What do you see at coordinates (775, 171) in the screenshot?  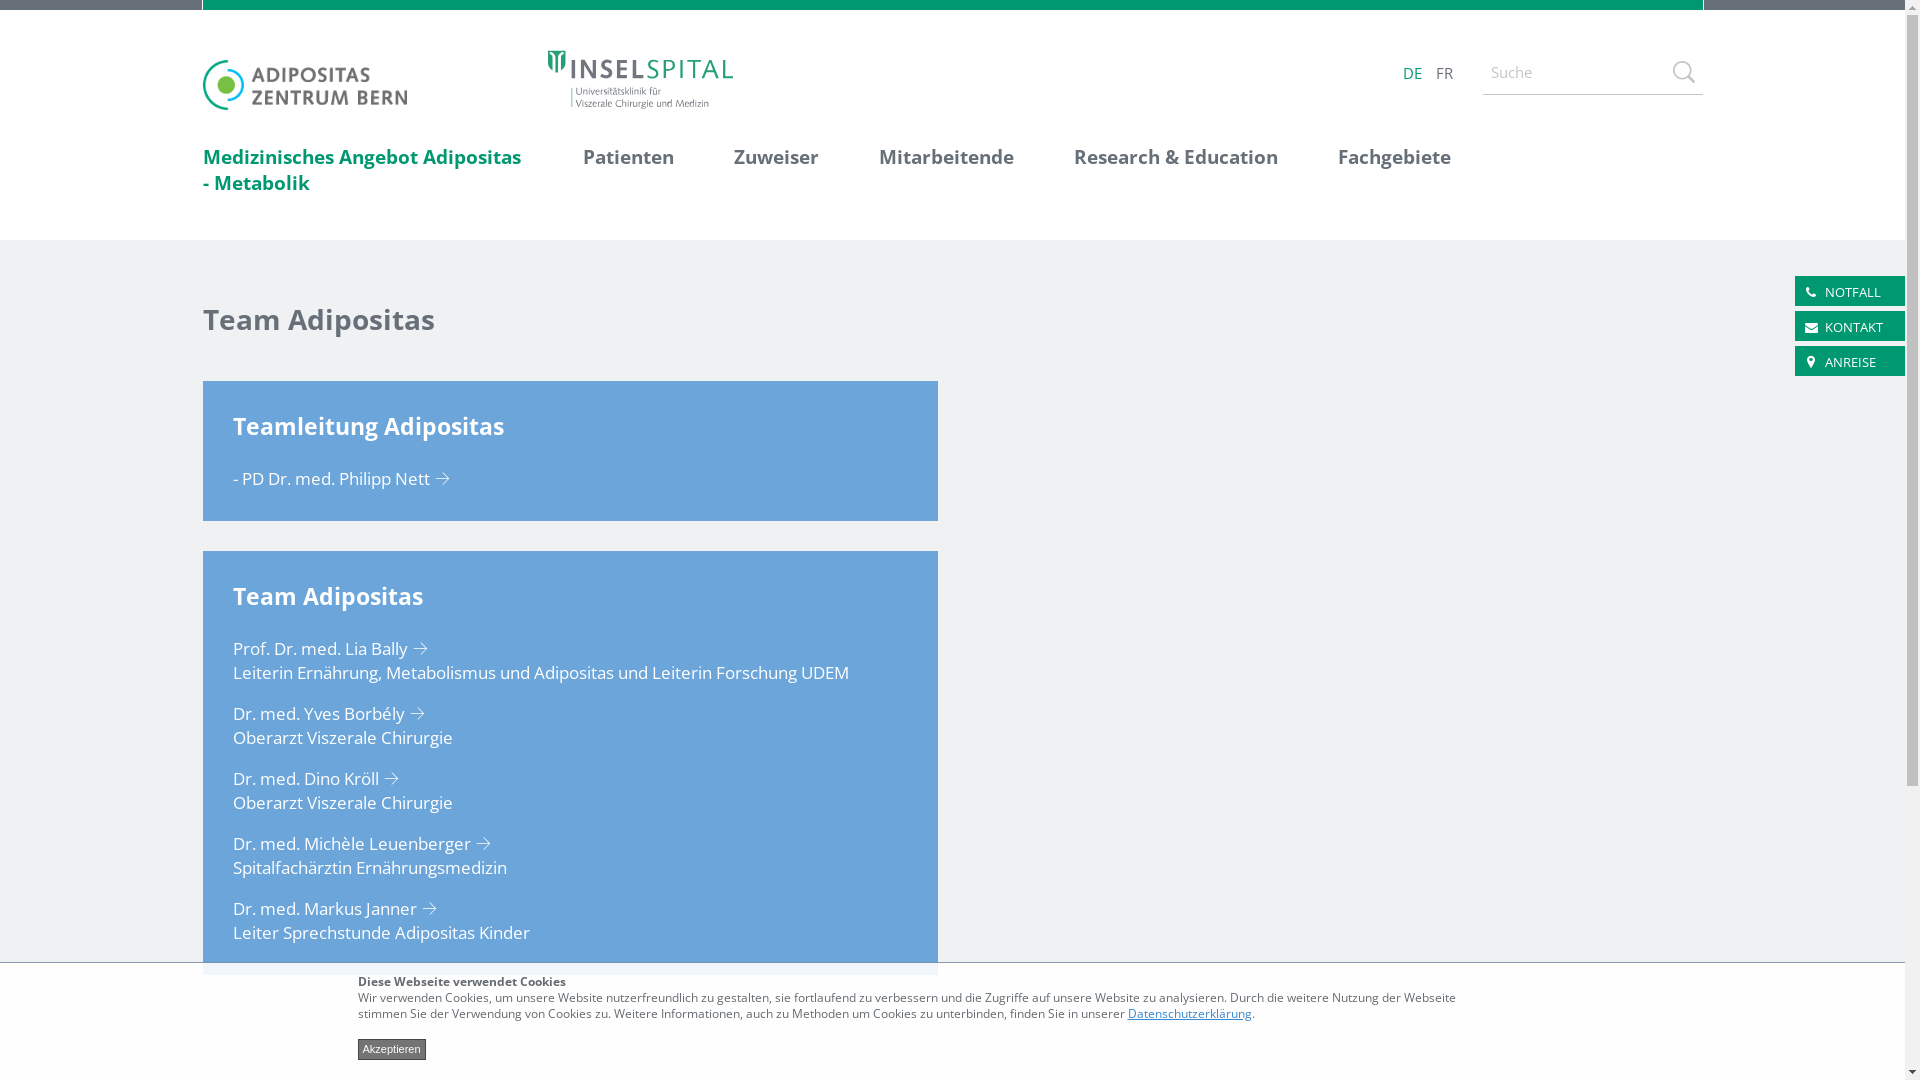 I see `'Zuweiser'` at bounding box center [775, 171].